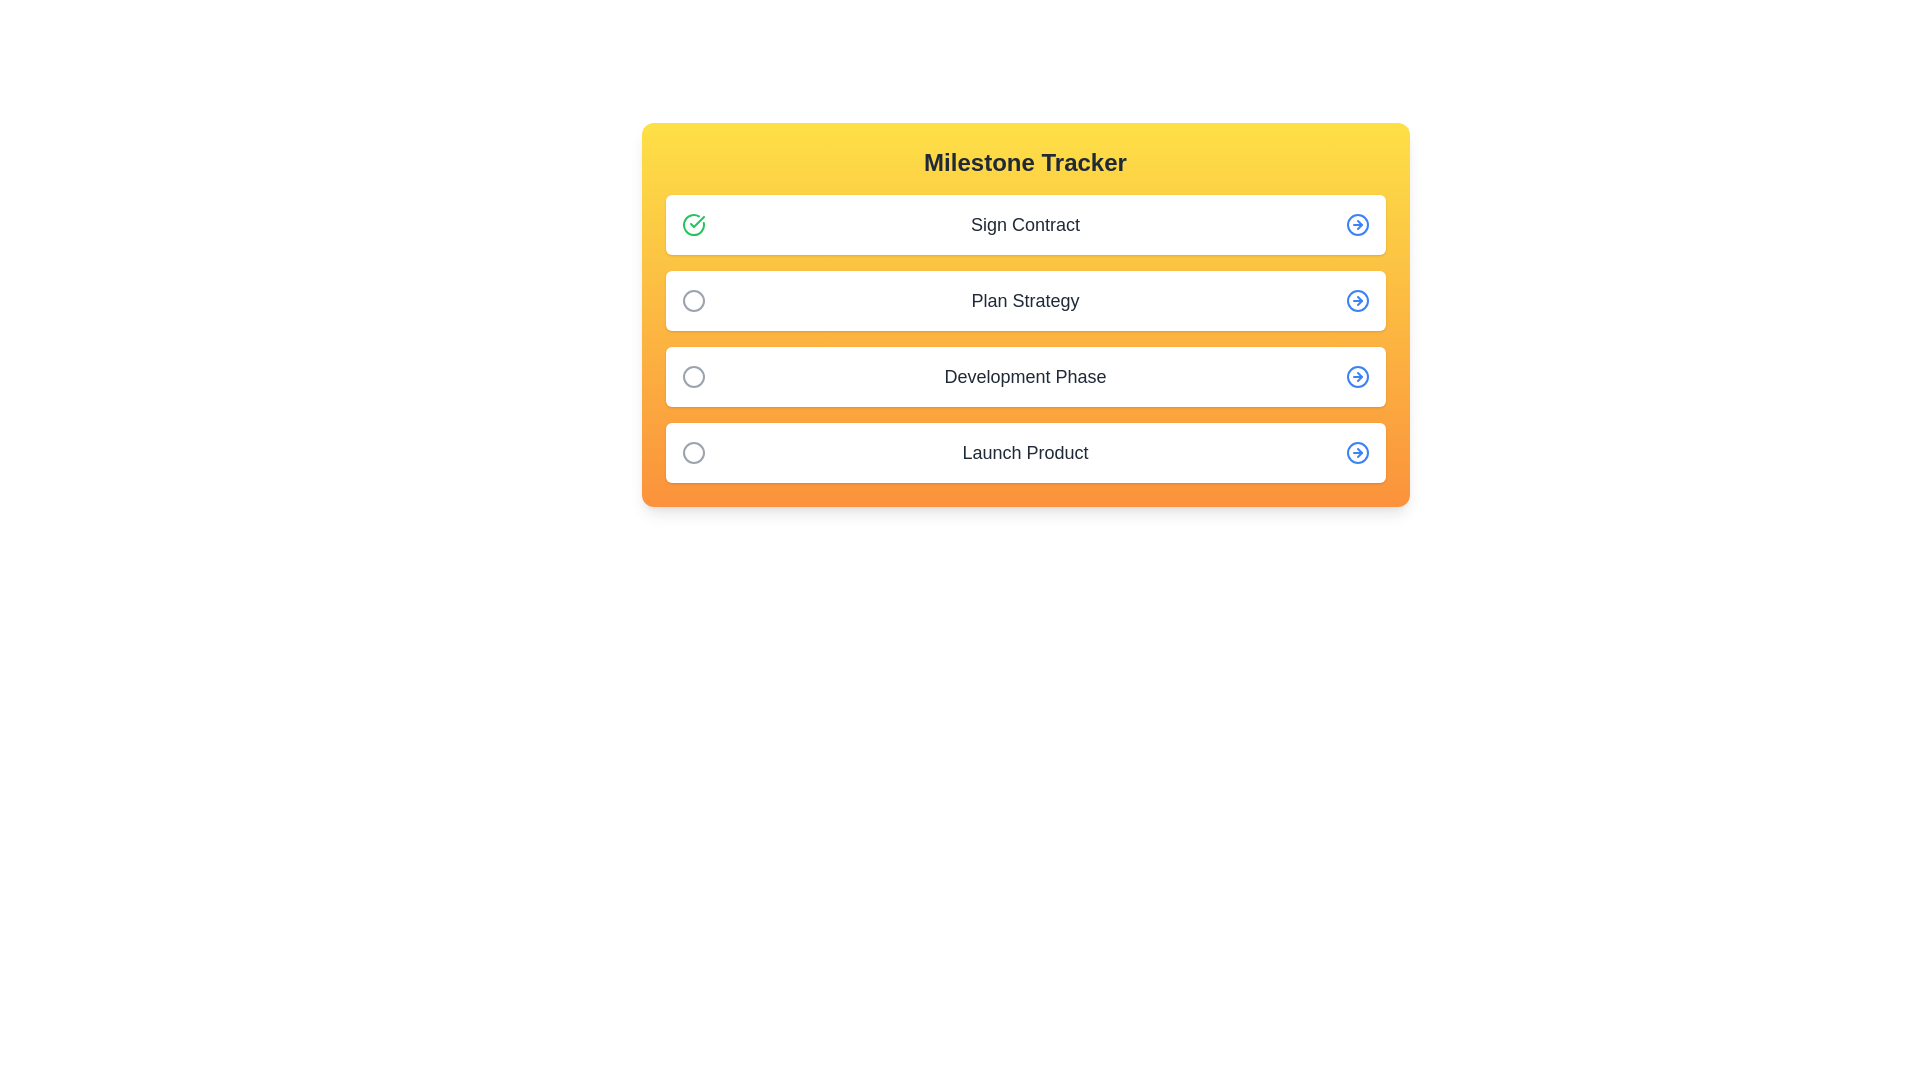  Describe the element at coordinates (693, 452) in the screenshot. I see `the circular light gray icon located to the left of the 'Launch Product' text in the interface` at that location.